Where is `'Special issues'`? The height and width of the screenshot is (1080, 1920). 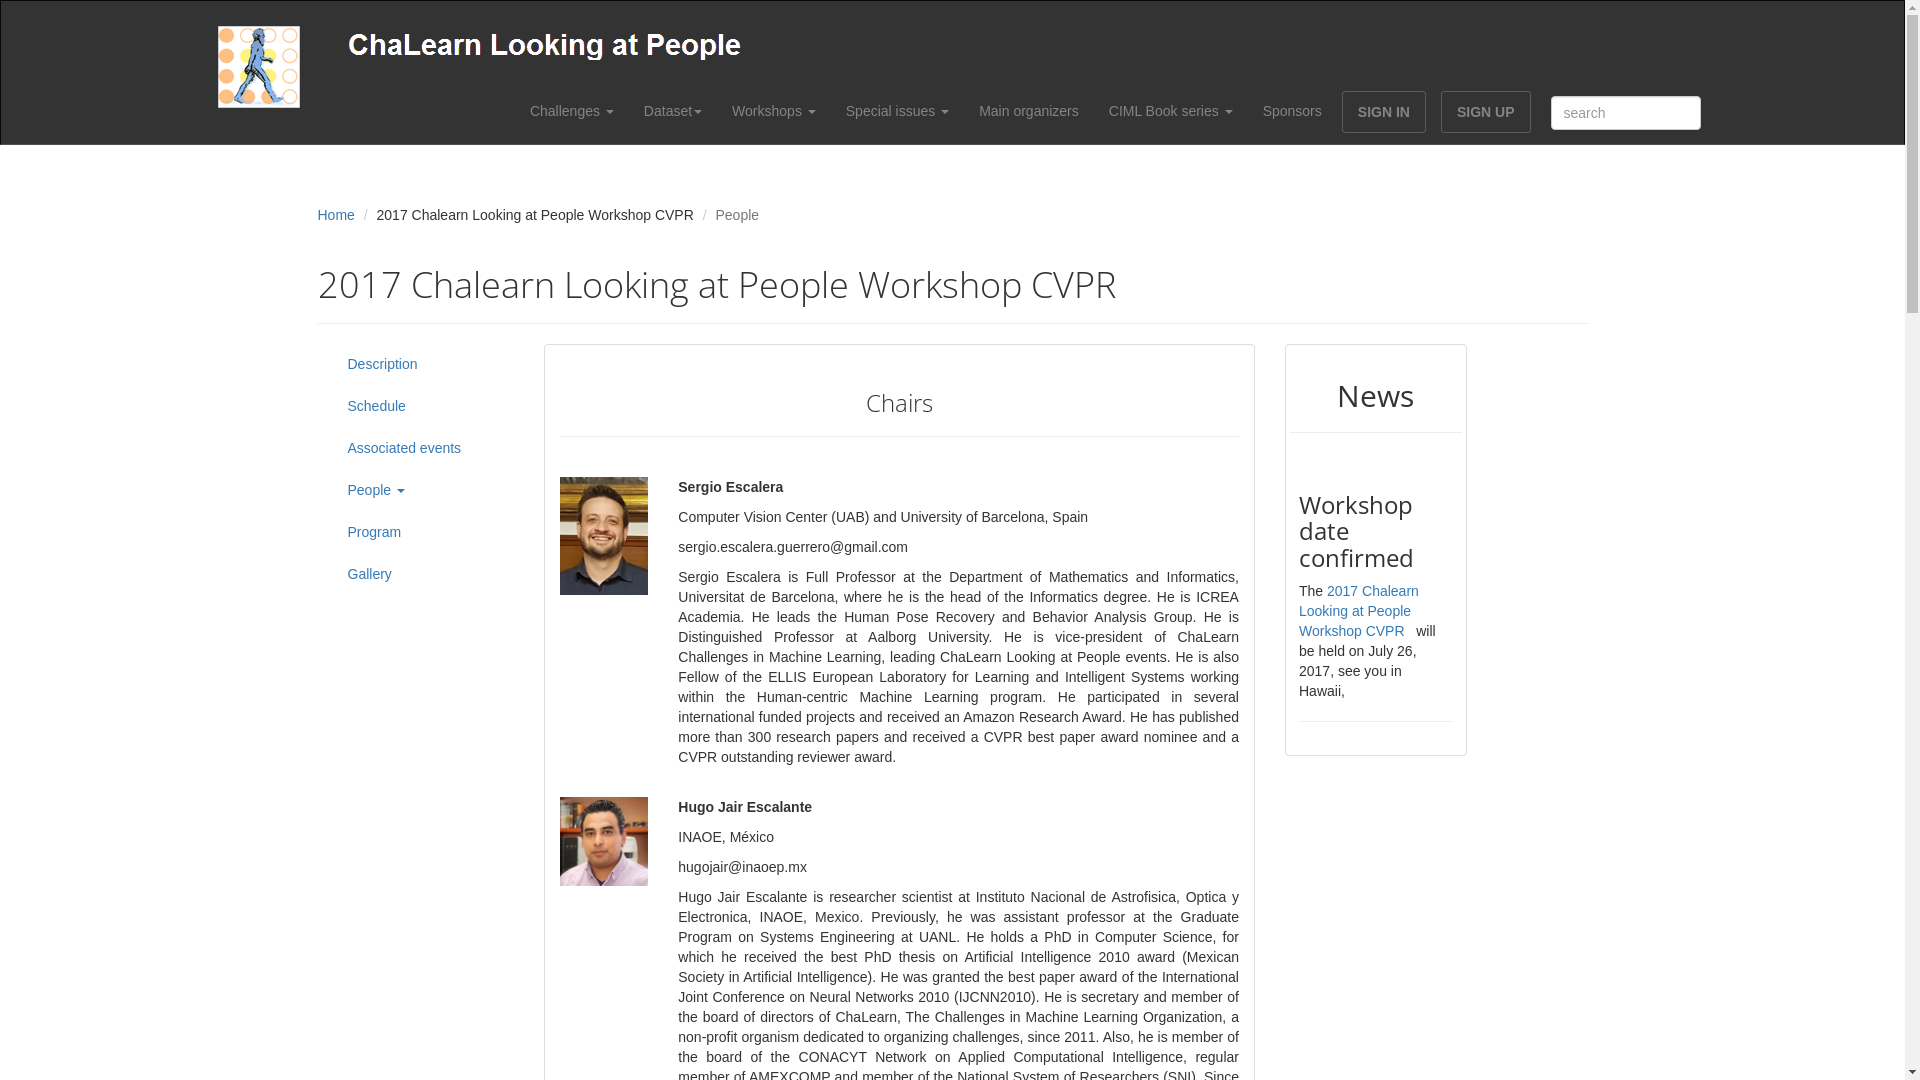
'Special issues' is located at coordinates (896, 111).